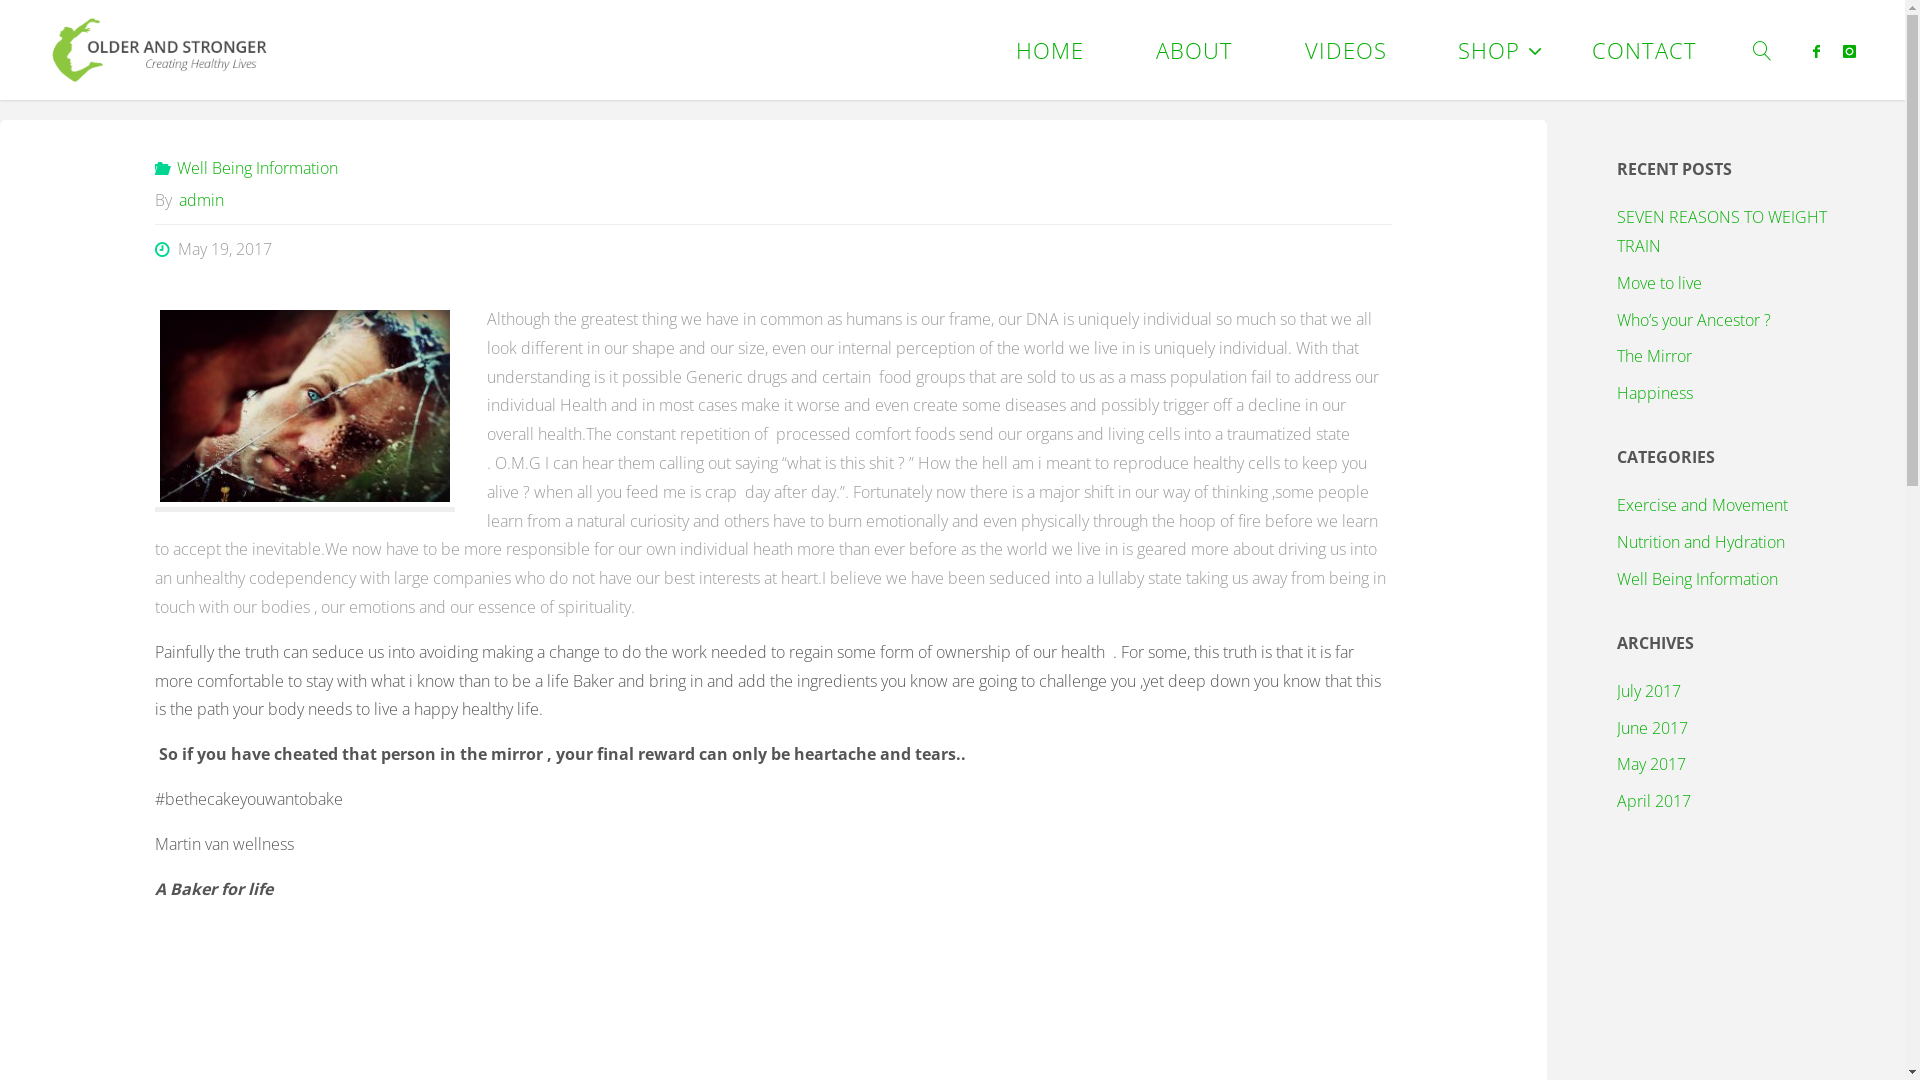 Image resolution: width=1920 pixels, height=1080 pixels. What do you see at coordinates (1659, 282) in the screenshot?
I see `'Move to live'` at bounding box center [1659, 282].